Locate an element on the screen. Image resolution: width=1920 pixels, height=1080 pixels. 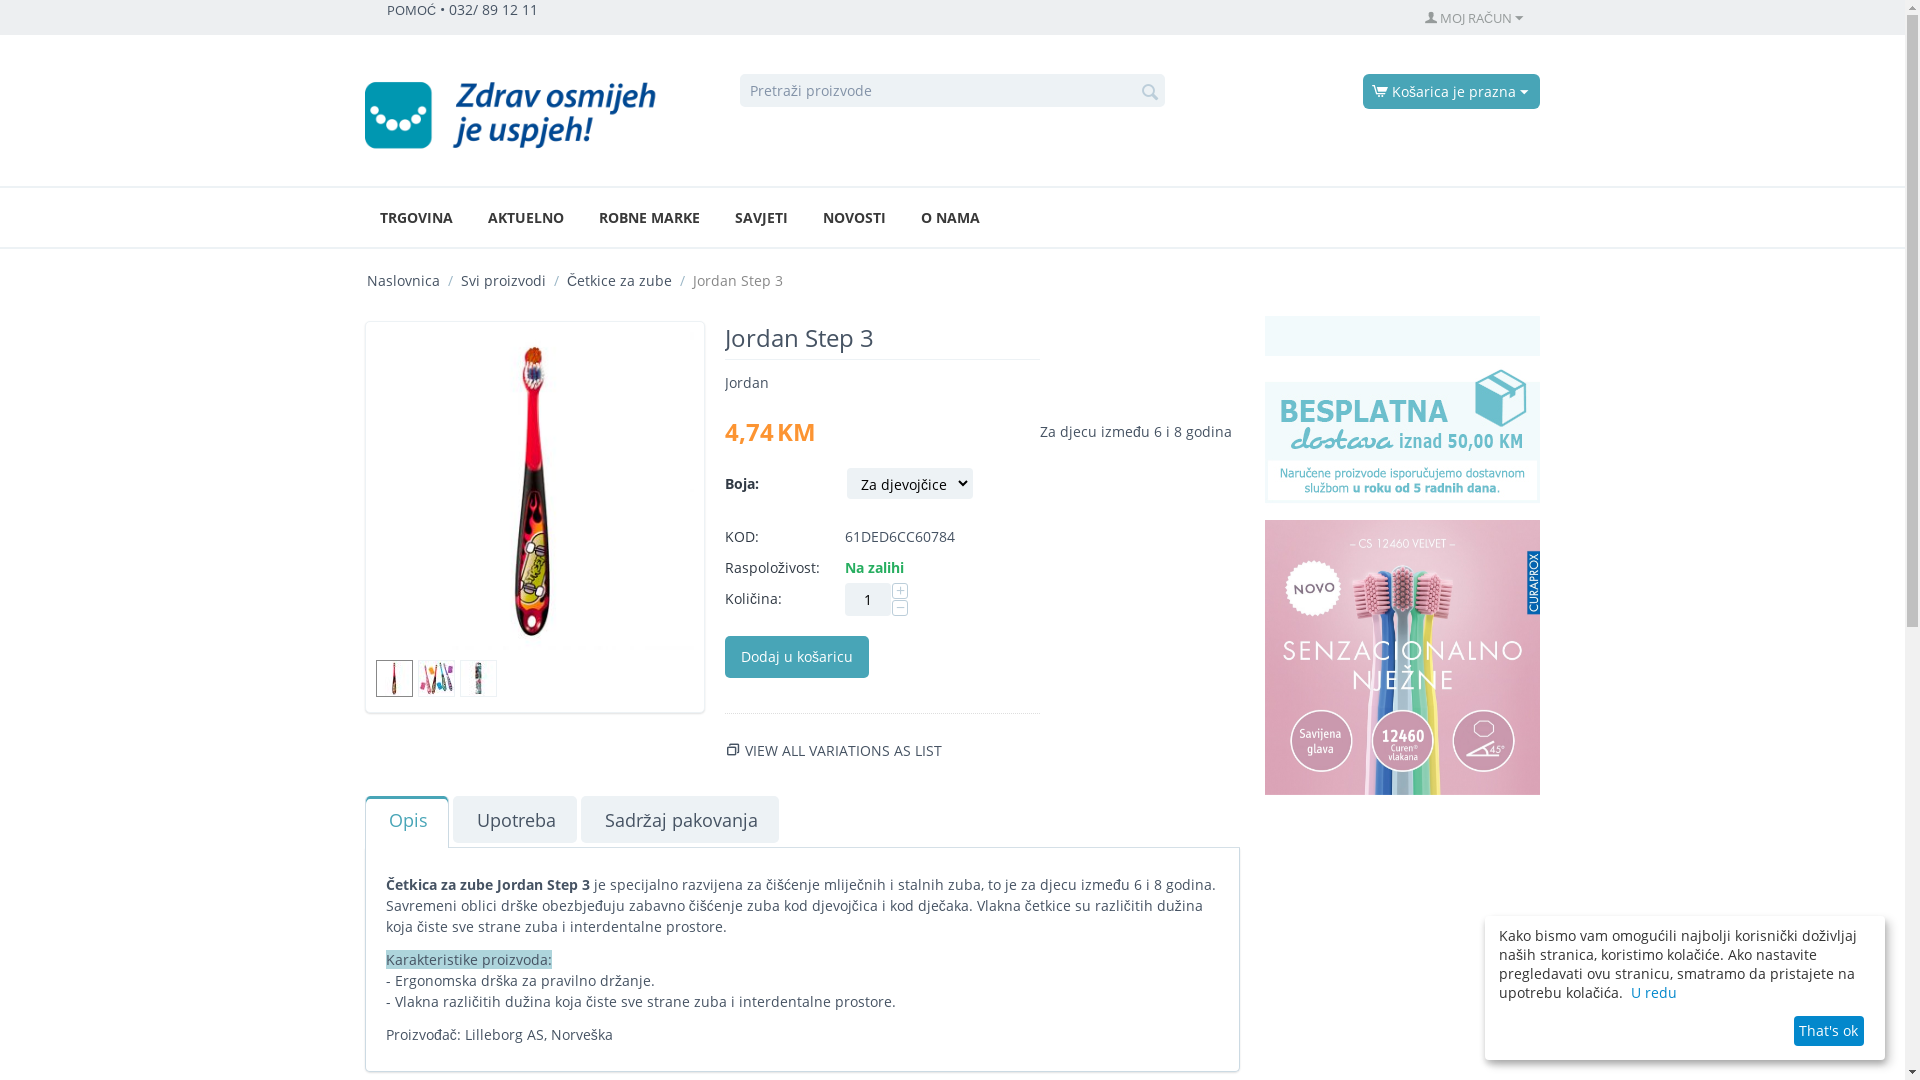
'AKTUELNO' is located at coordinates (472, 217).